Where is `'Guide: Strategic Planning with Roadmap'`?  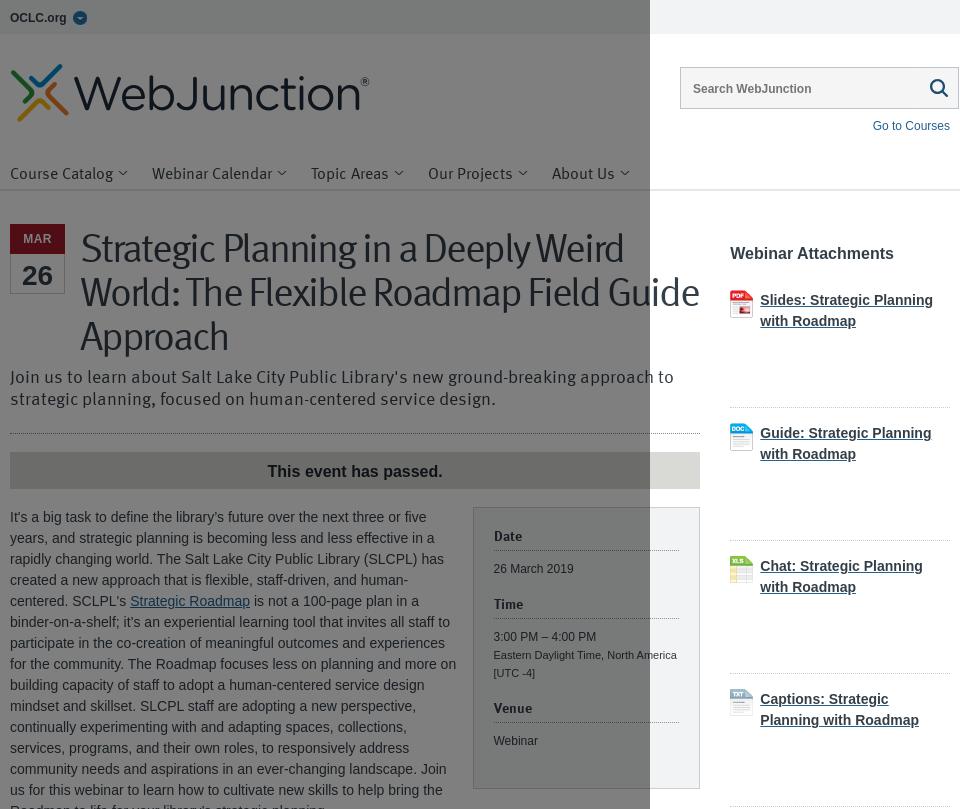
'Guide: Strategic Planning with Roadmap' is located at coordinates (844, 442).